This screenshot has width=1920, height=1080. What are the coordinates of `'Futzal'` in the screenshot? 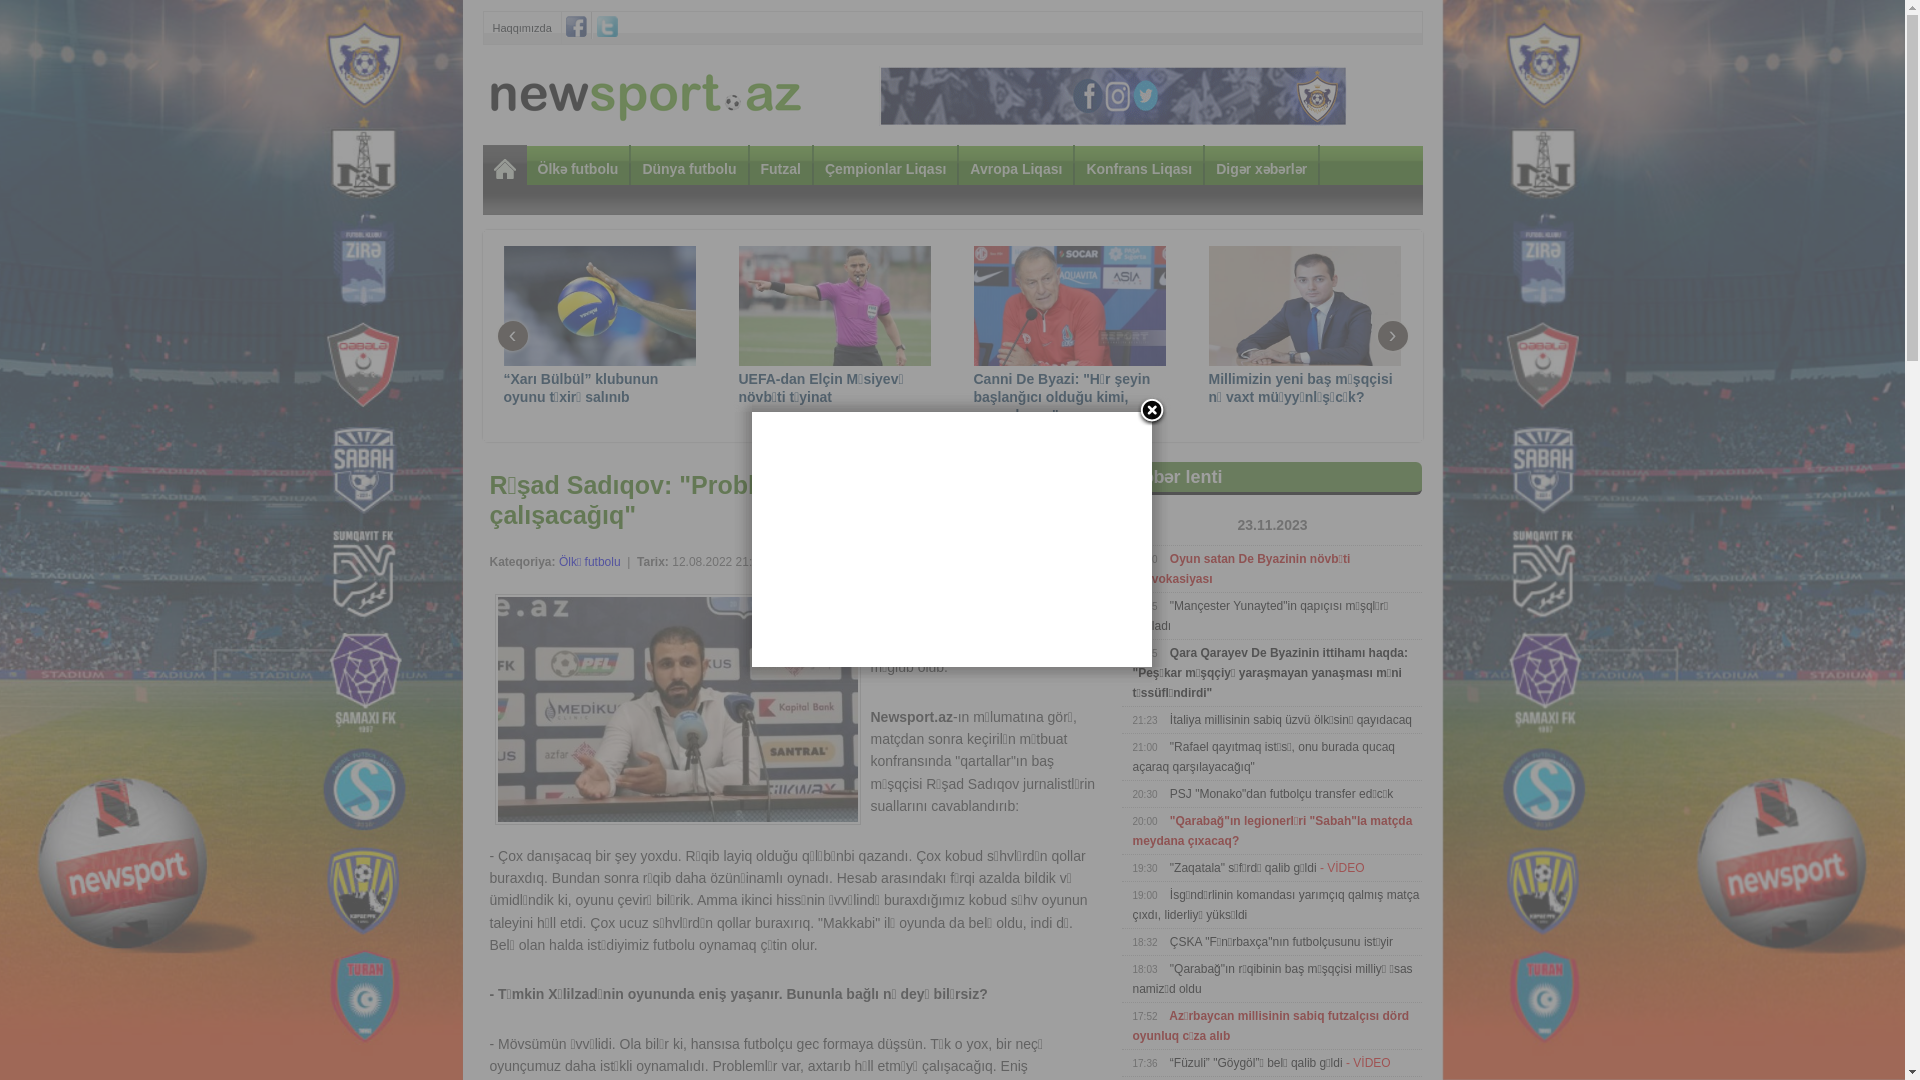 It's located at (780, 167).